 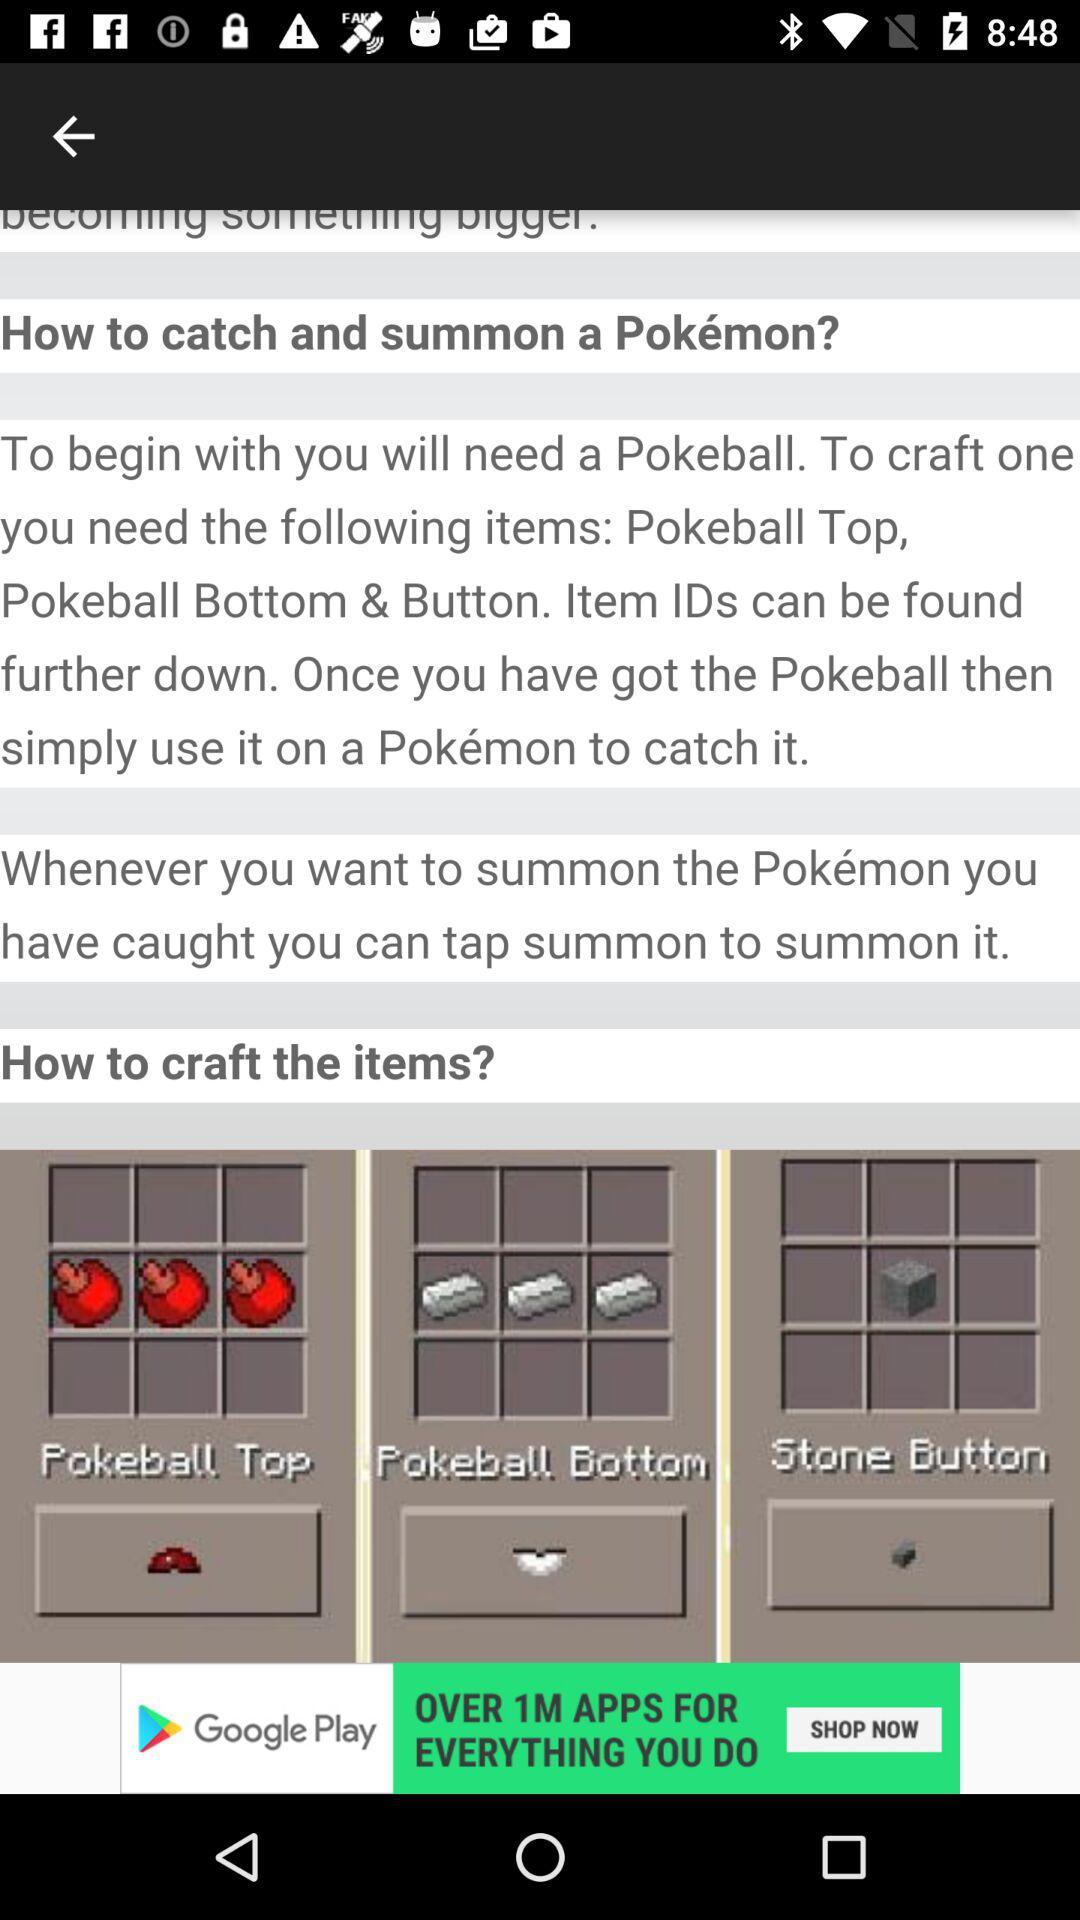 I want to click on advertisement, so click(x=540, y=1727).